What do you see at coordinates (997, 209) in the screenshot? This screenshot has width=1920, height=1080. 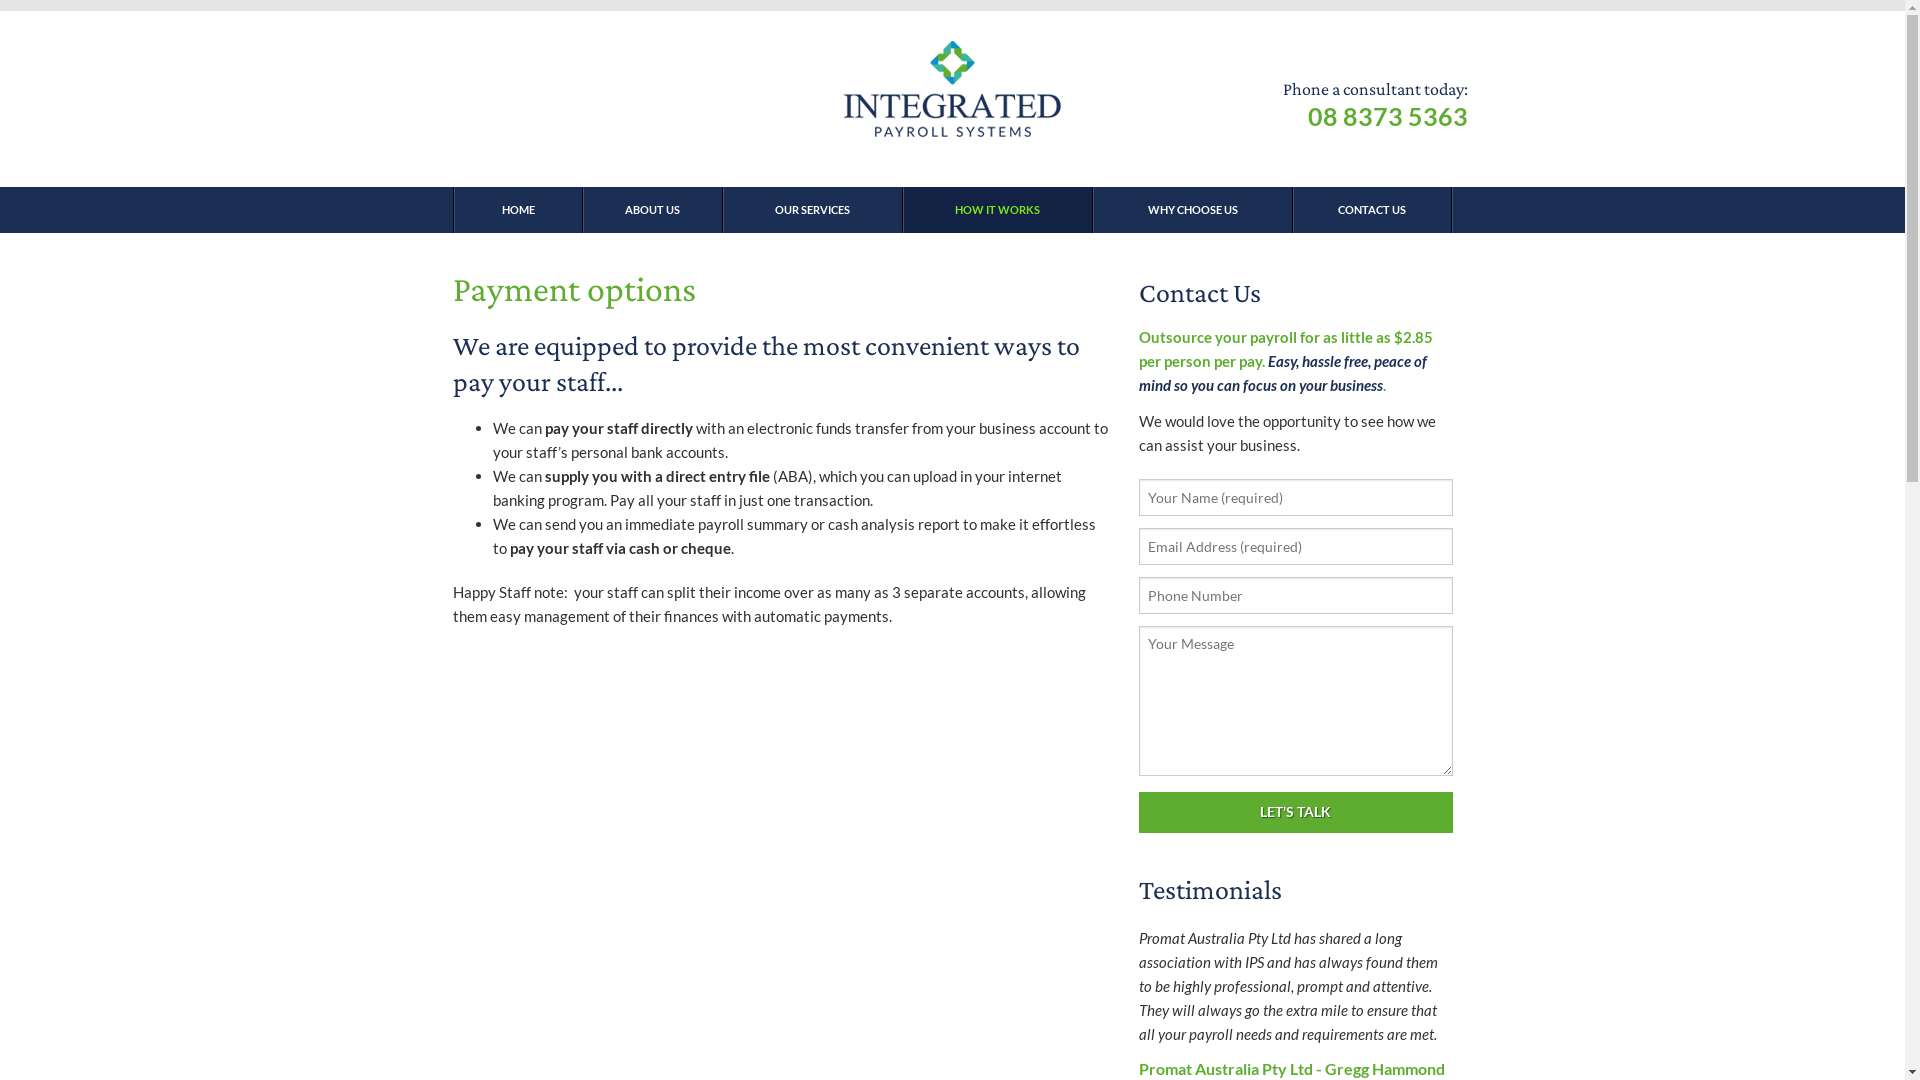 I see `'HOW IT WORKS'` at bounding box center [997, 209].